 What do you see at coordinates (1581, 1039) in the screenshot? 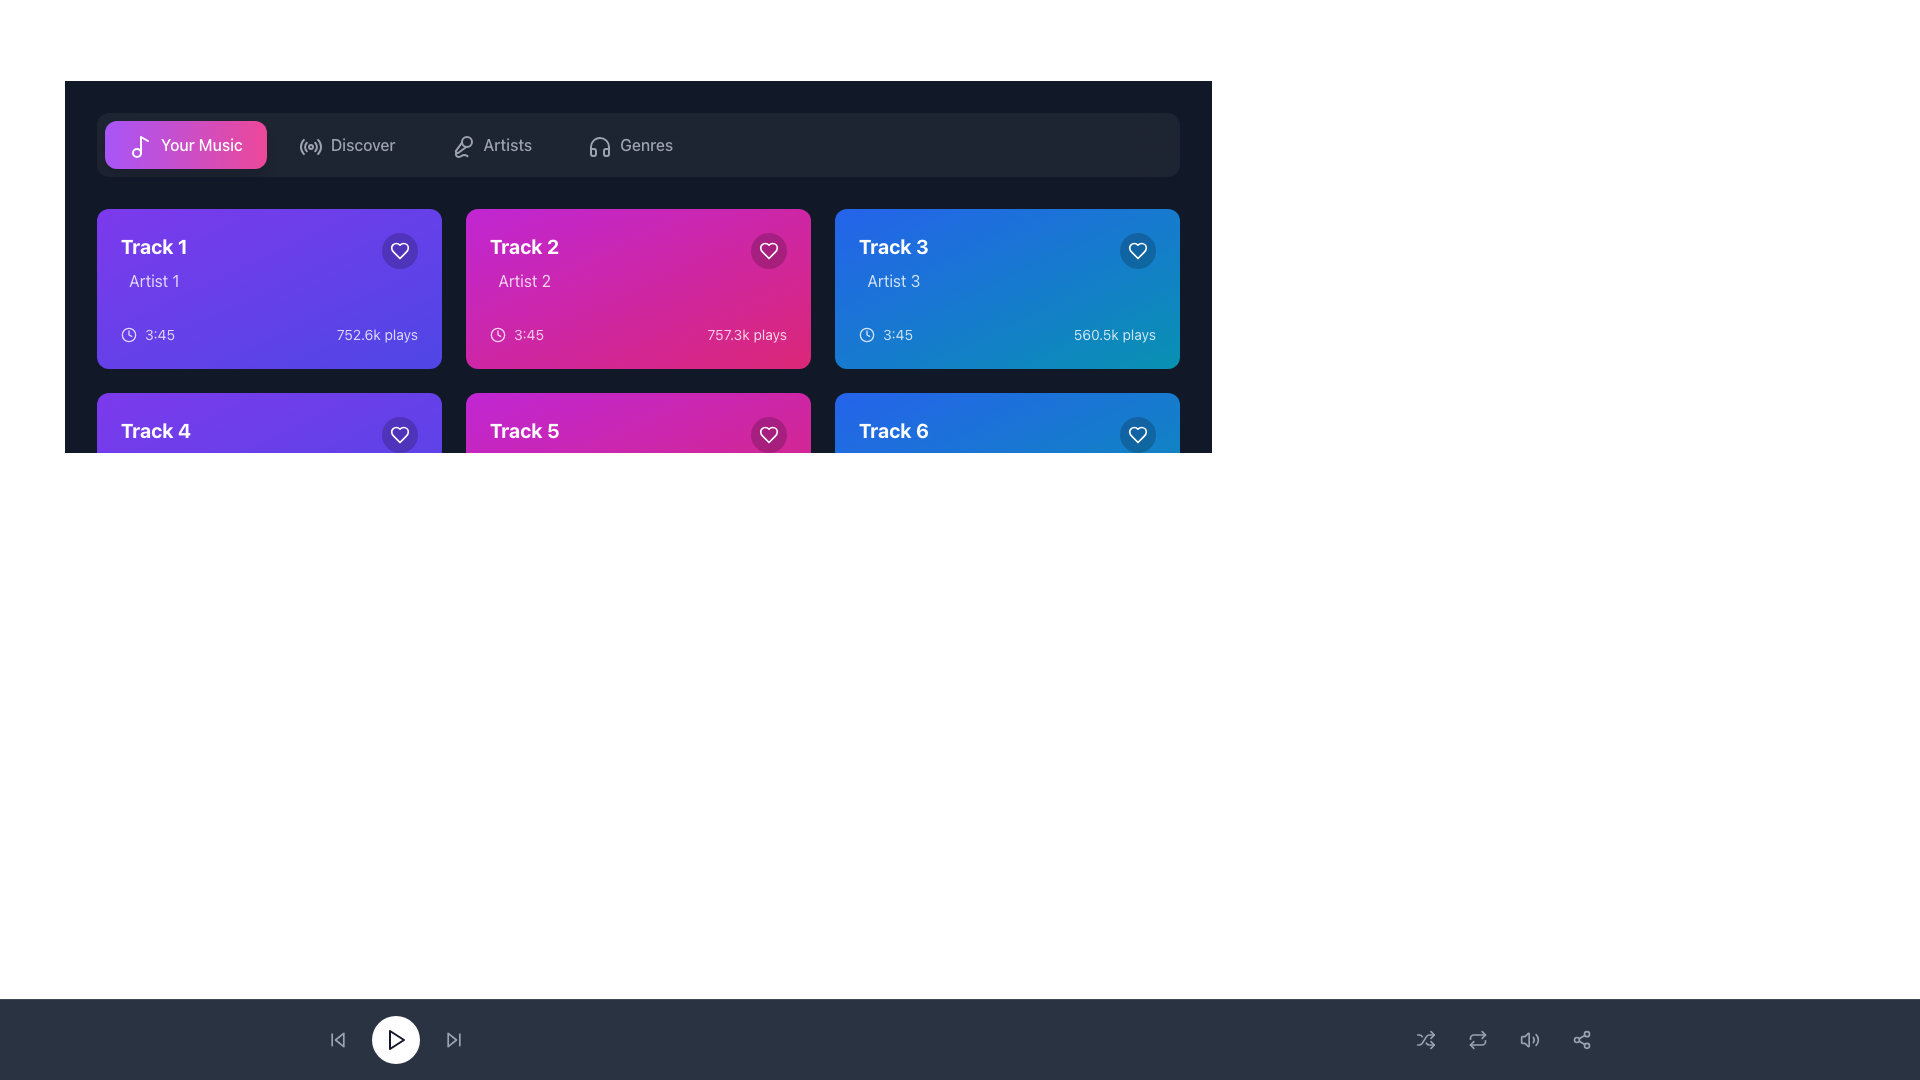
I see `the circular button with a network icon` at bounding box center [1581, 1039].